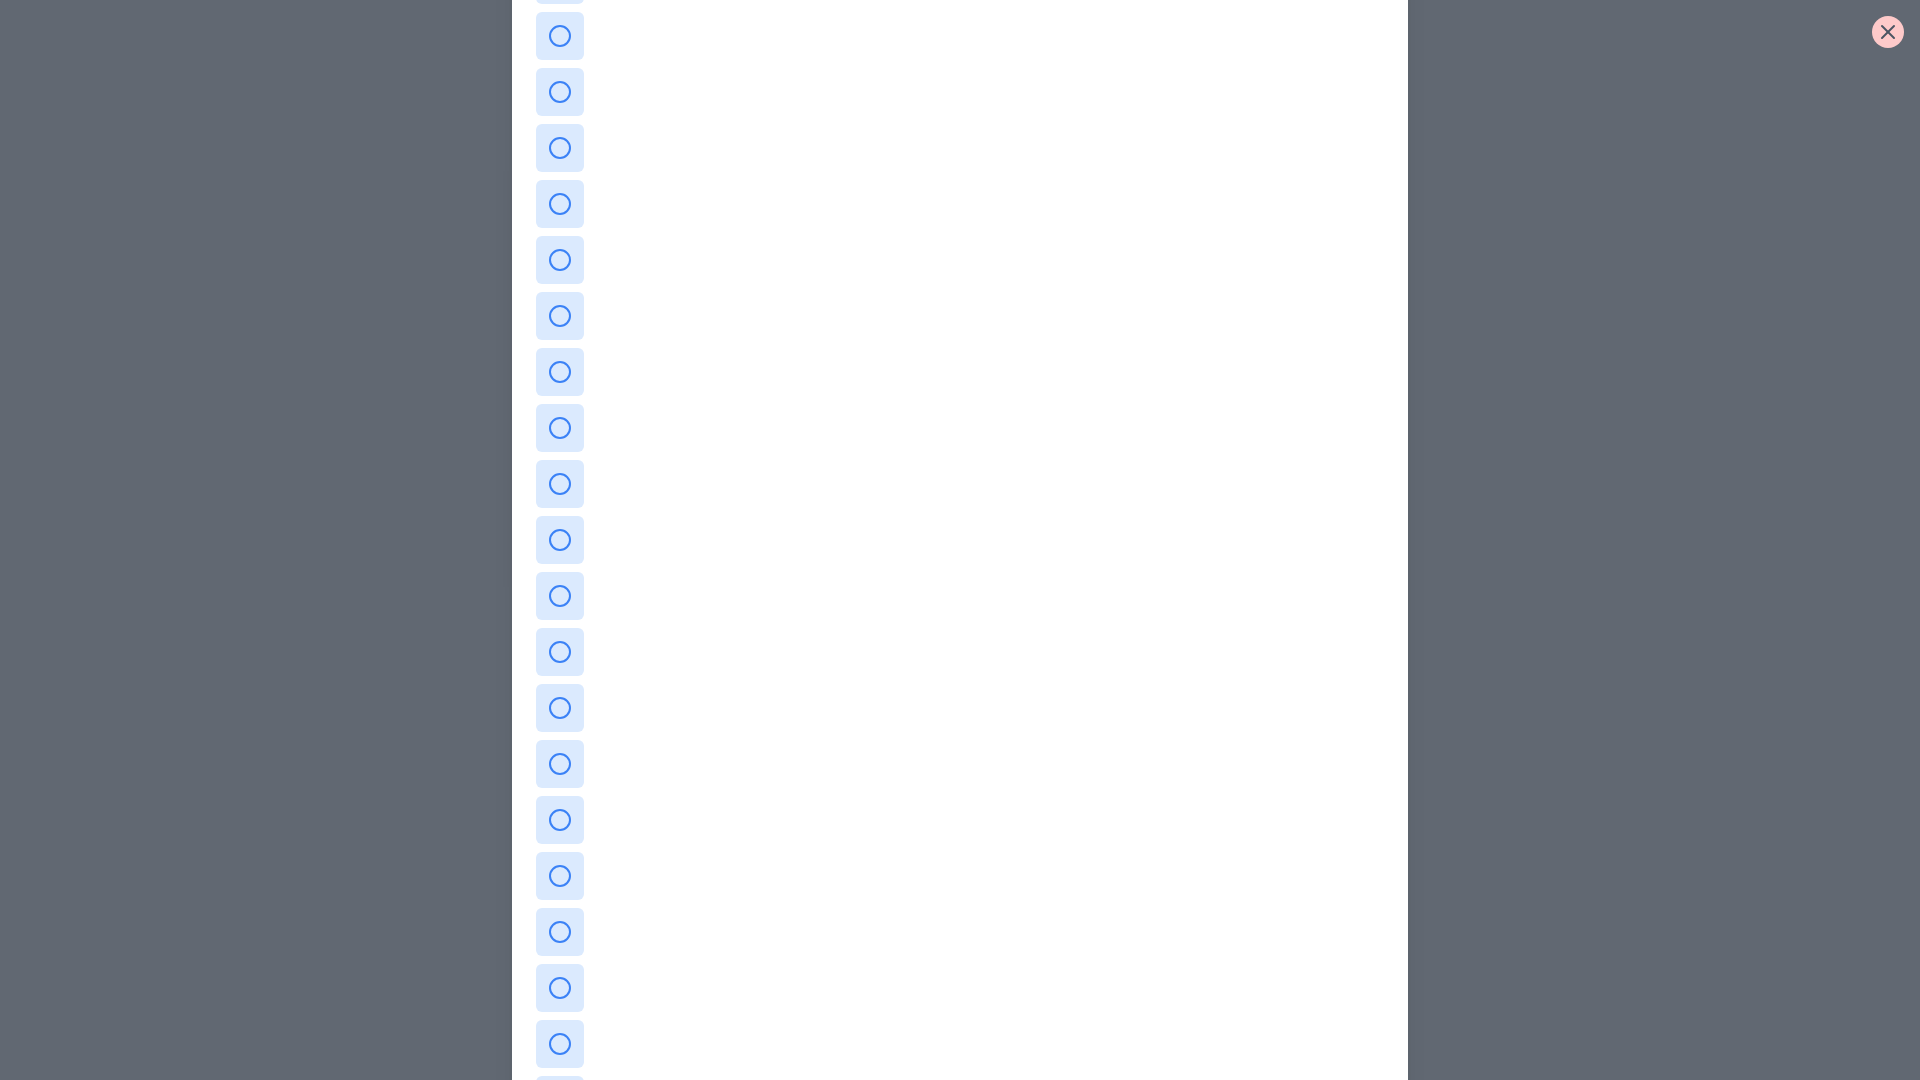  What do you see at coordinates (1886, 31) in the screenshot?
I see `the close button to close the dialog` at bounding box center [1886, 31].